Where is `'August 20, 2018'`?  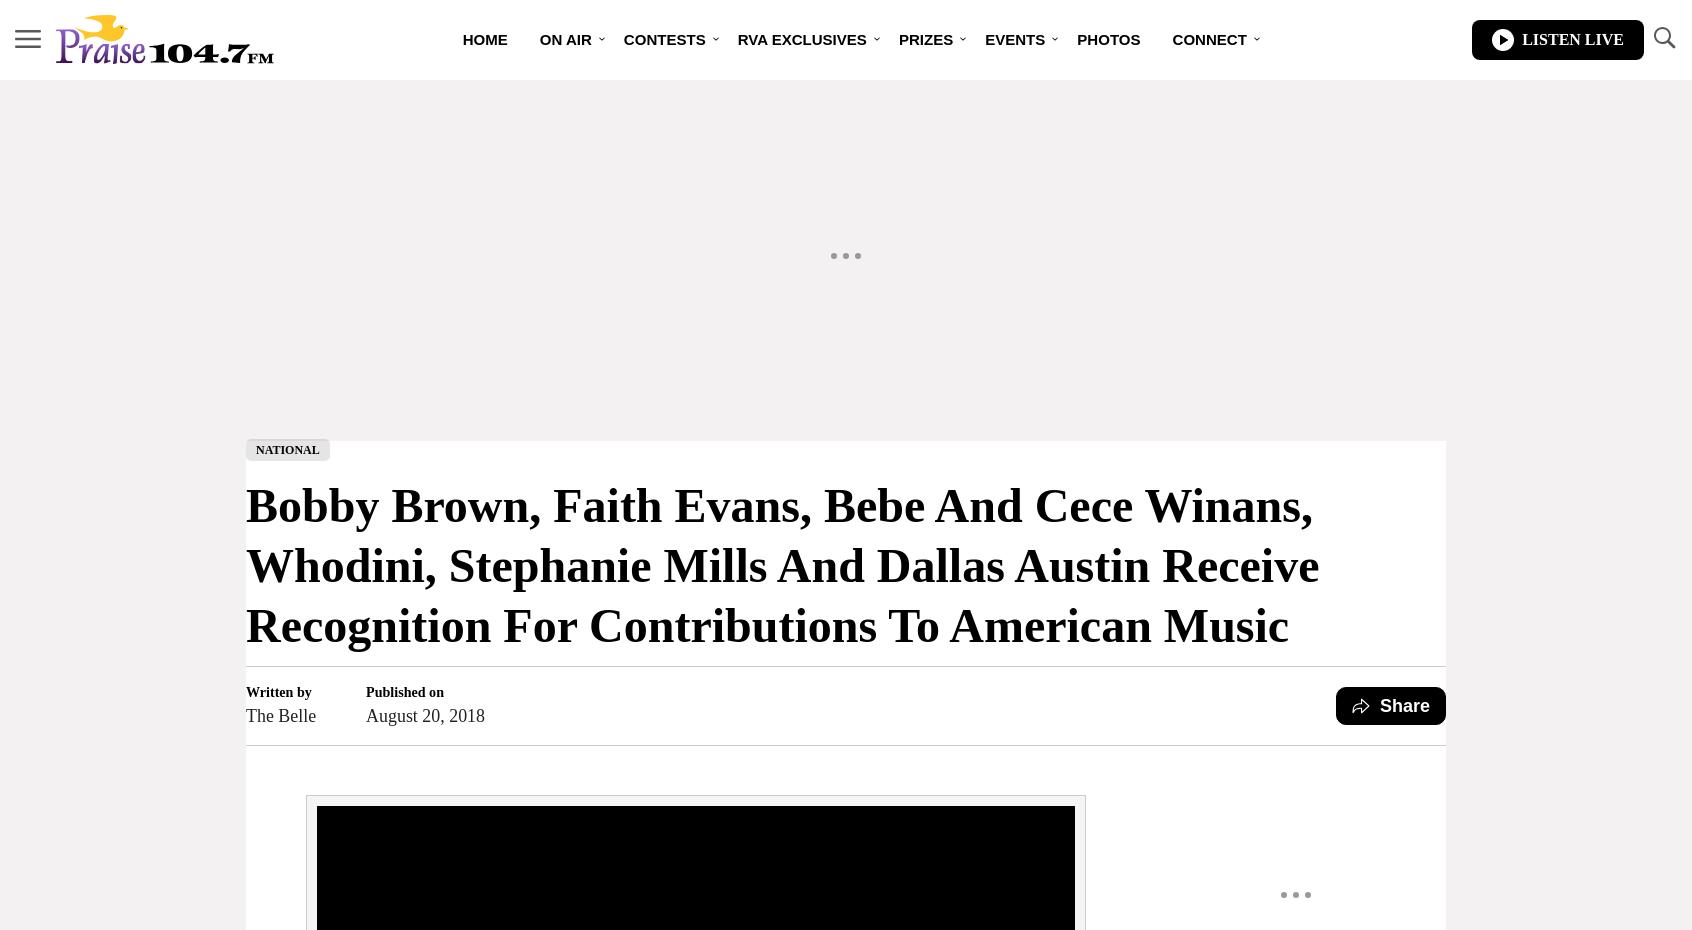 'August 20, 2018' is located at coordinates (424, 714).